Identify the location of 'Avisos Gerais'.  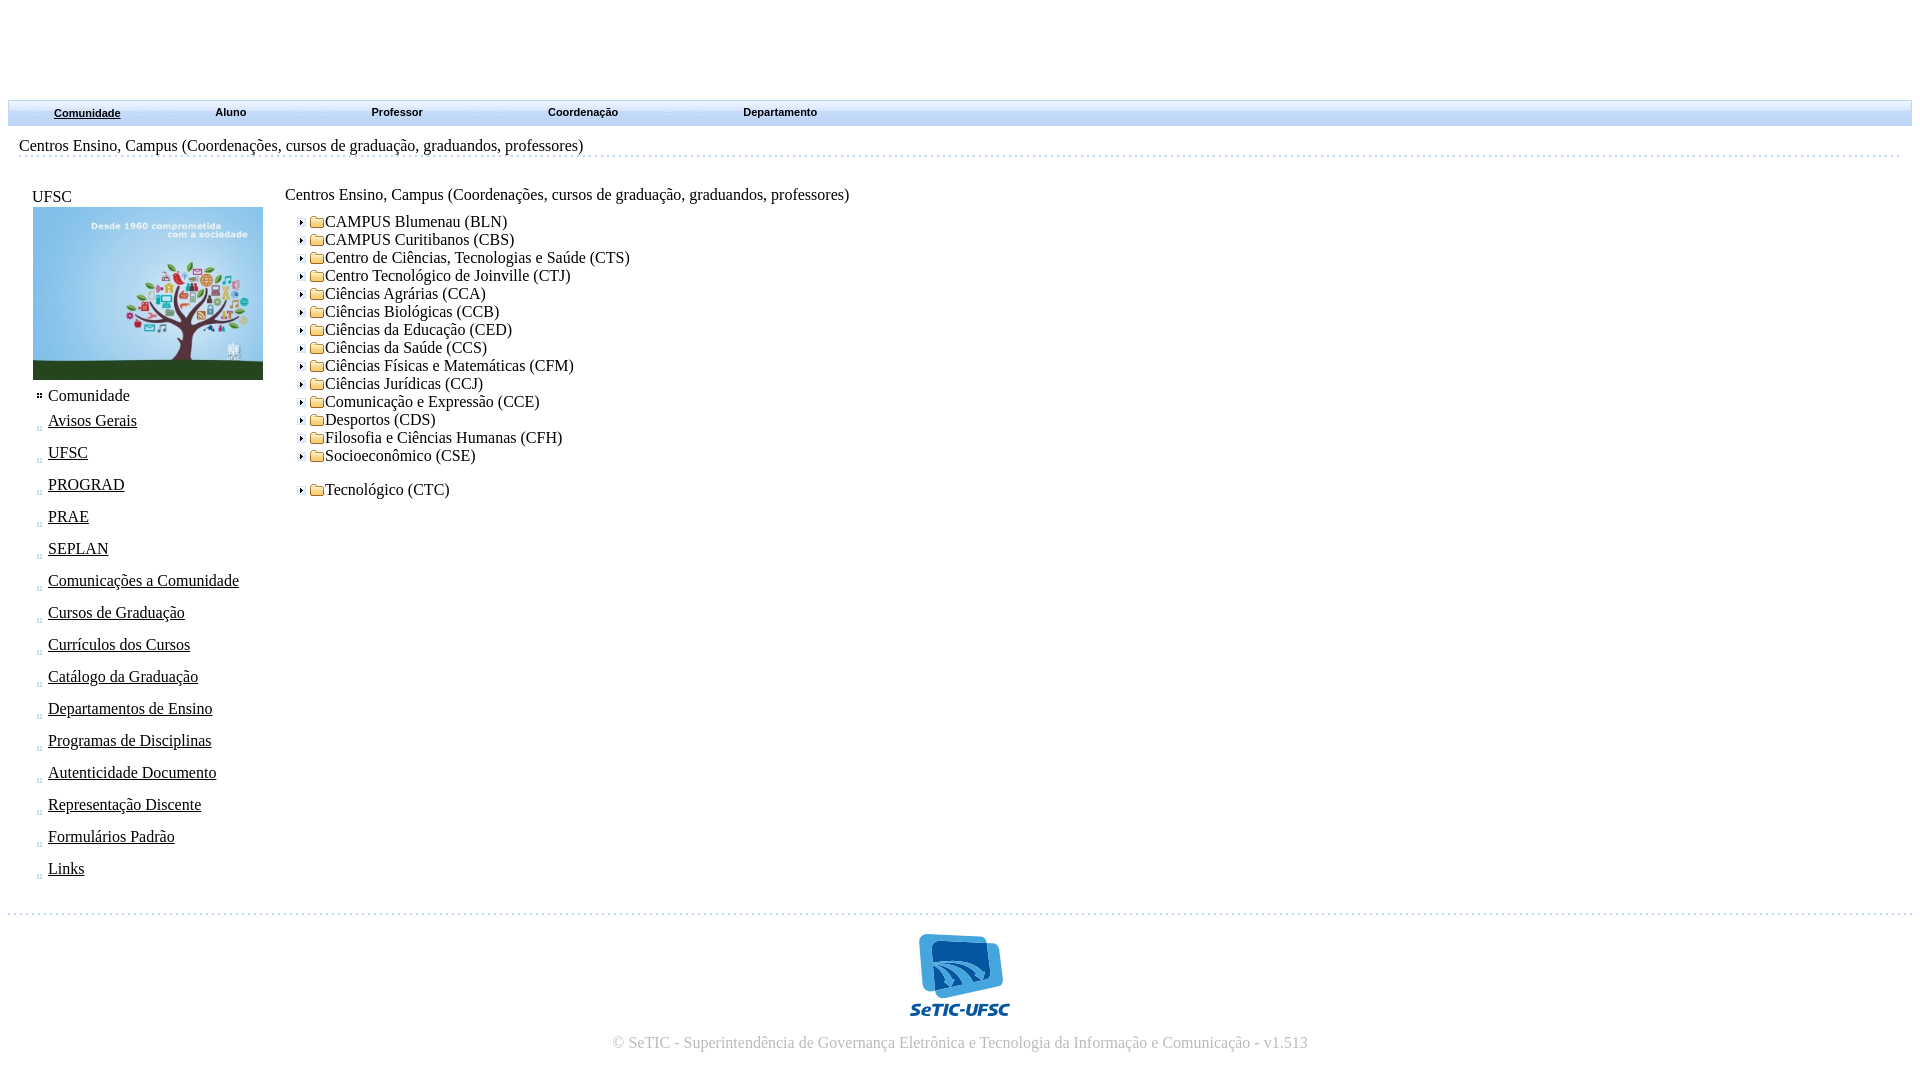
(91, 419).